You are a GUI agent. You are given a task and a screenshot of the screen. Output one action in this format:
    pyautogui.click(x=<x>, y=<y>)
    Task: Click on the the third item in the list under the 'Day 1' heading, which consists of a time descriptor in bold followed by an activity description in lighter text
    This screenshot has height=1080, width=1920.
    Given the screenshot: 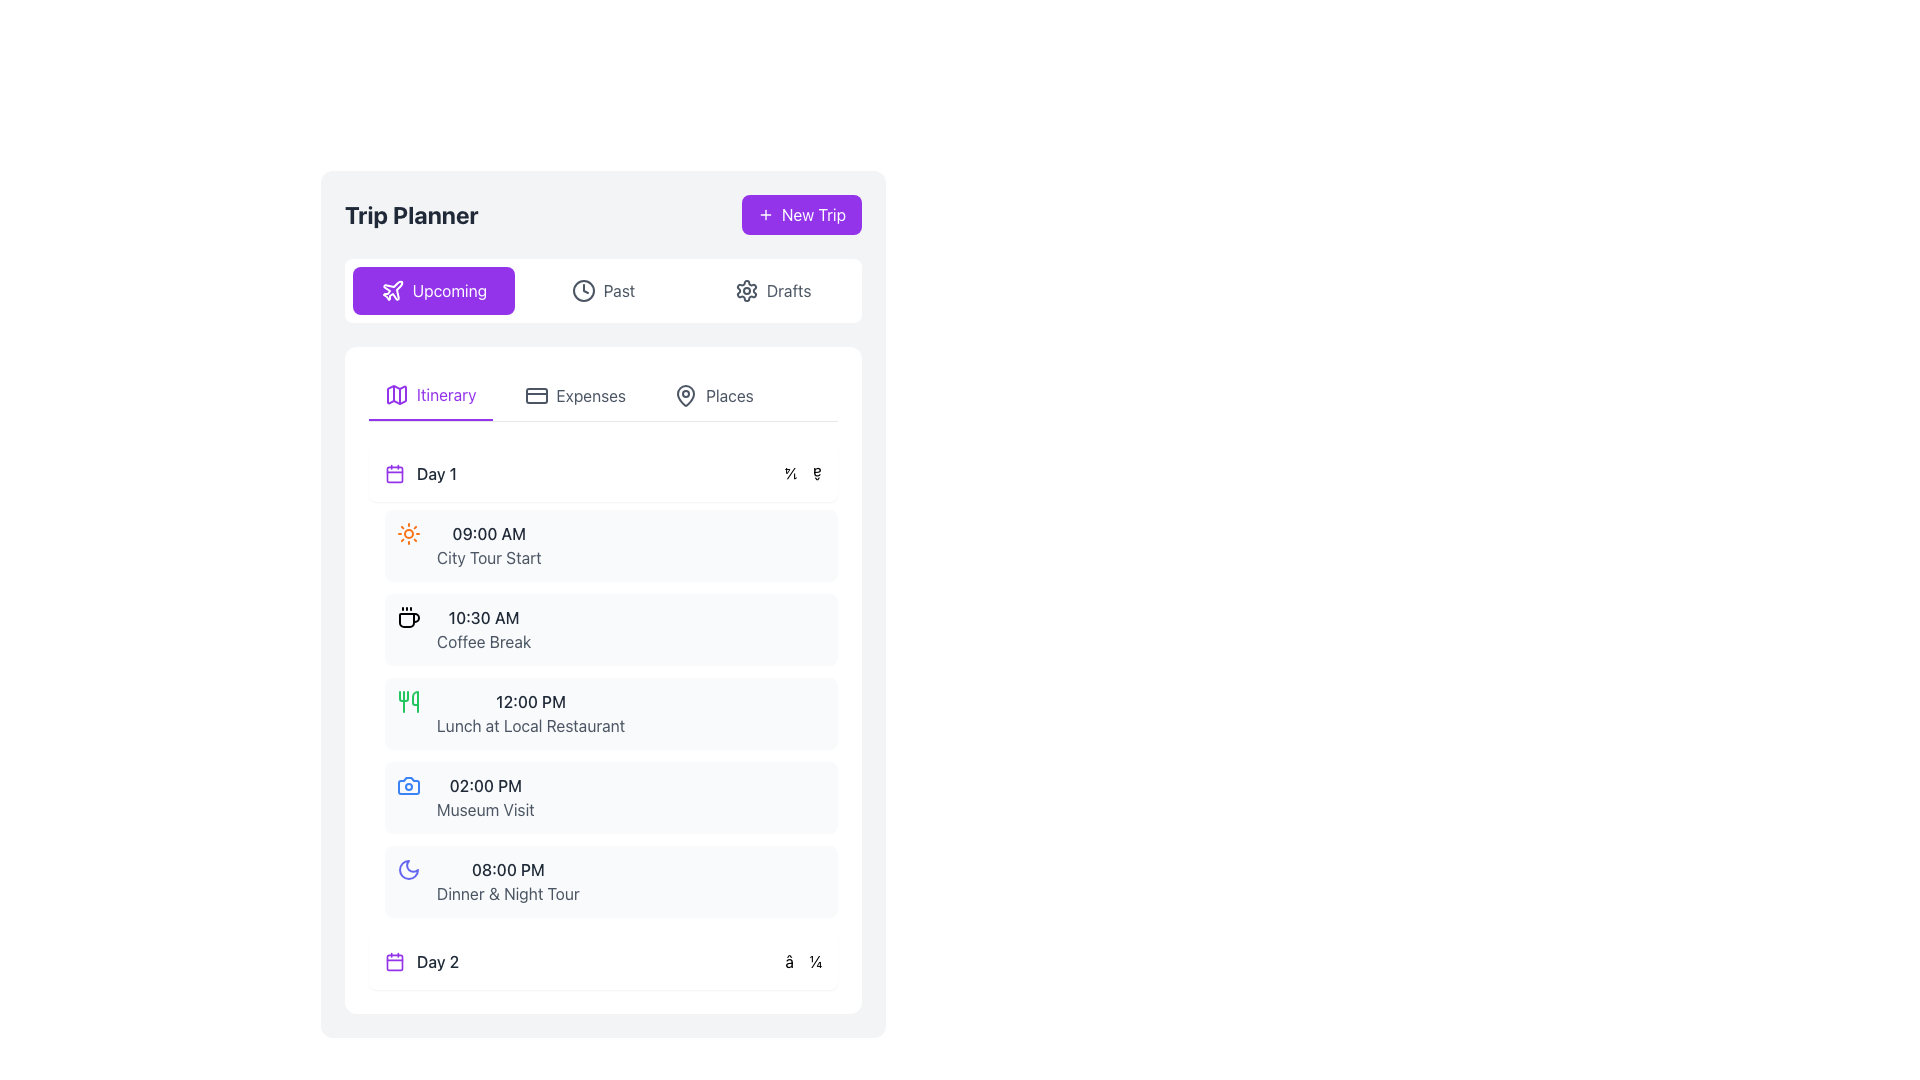 What is the action you would take?
    pyautogui.click(x=610, y=712)
    